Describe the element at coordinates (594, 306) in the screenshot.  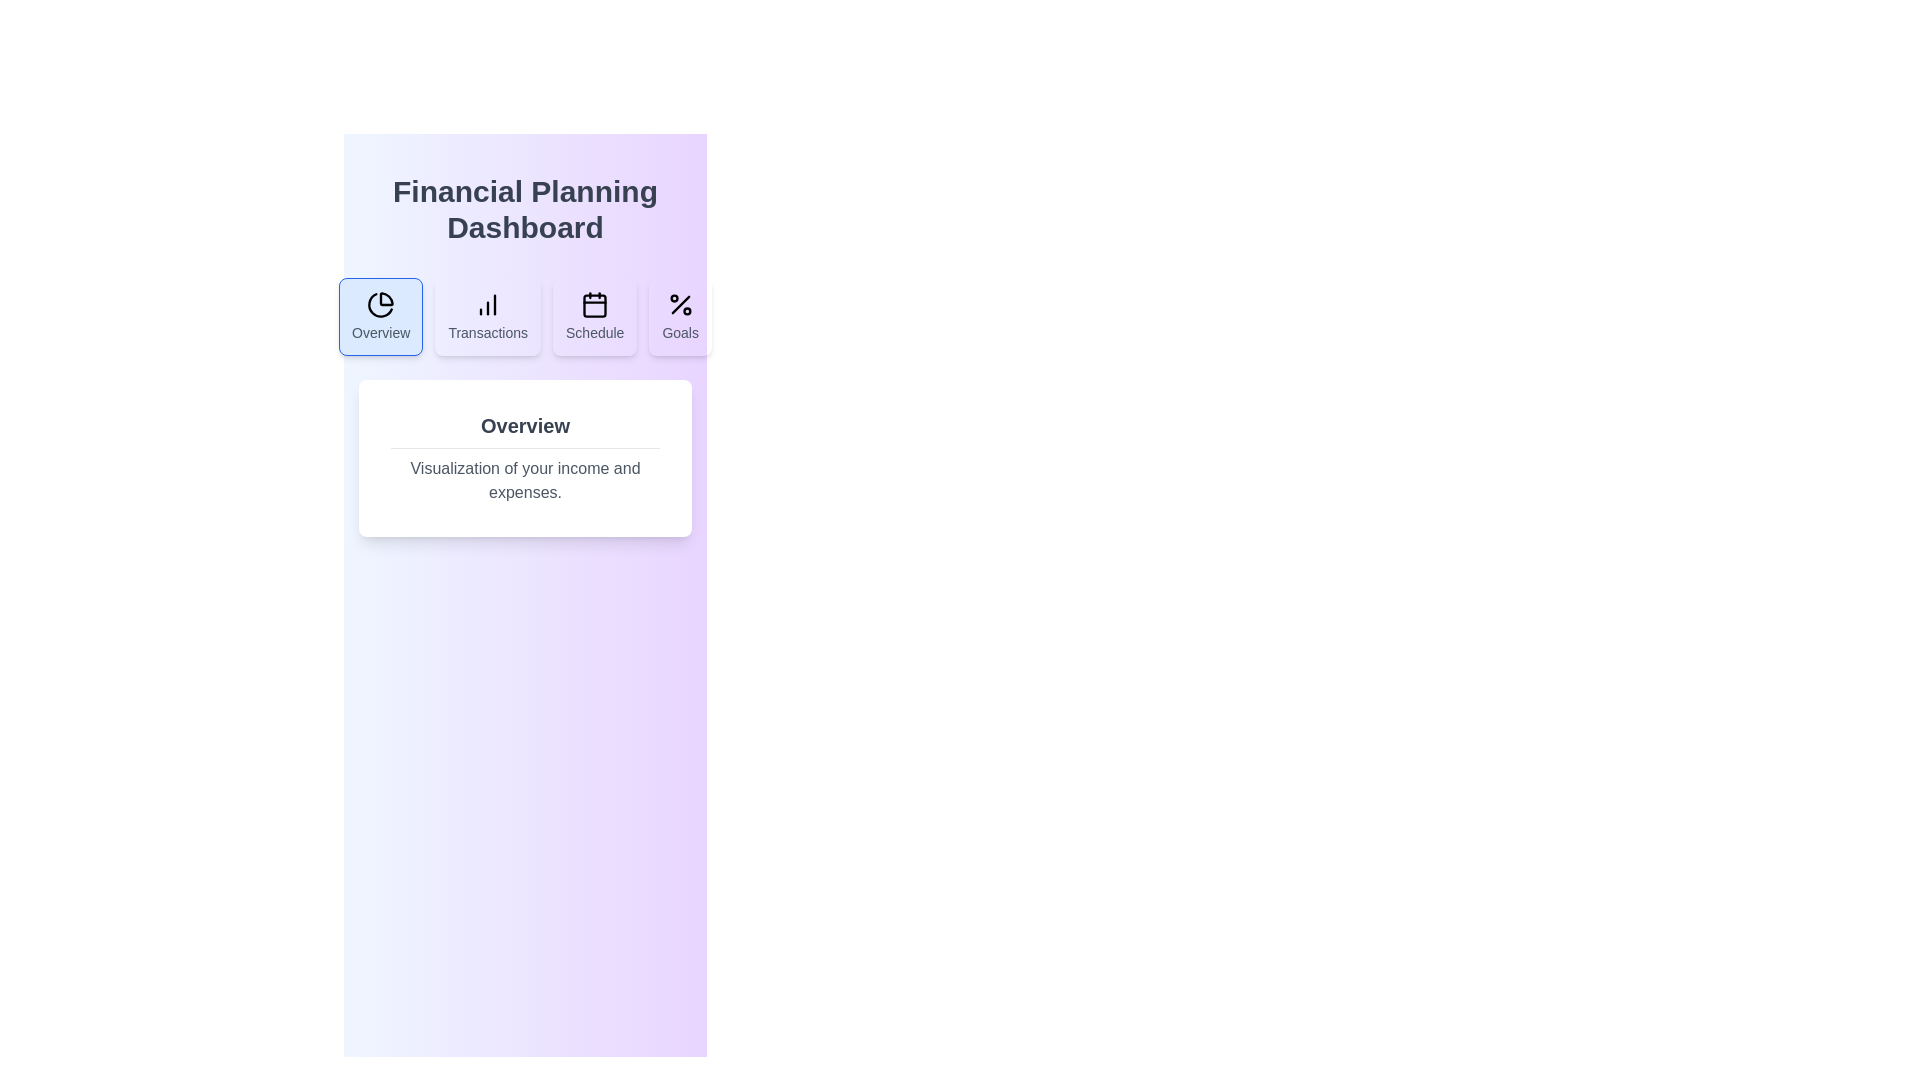
I see `the calendar icon in the navigation bar, which contains a rounded rectangle styled with a stroke and no fill, and is the third icon titled 'Schedule'` at that location.